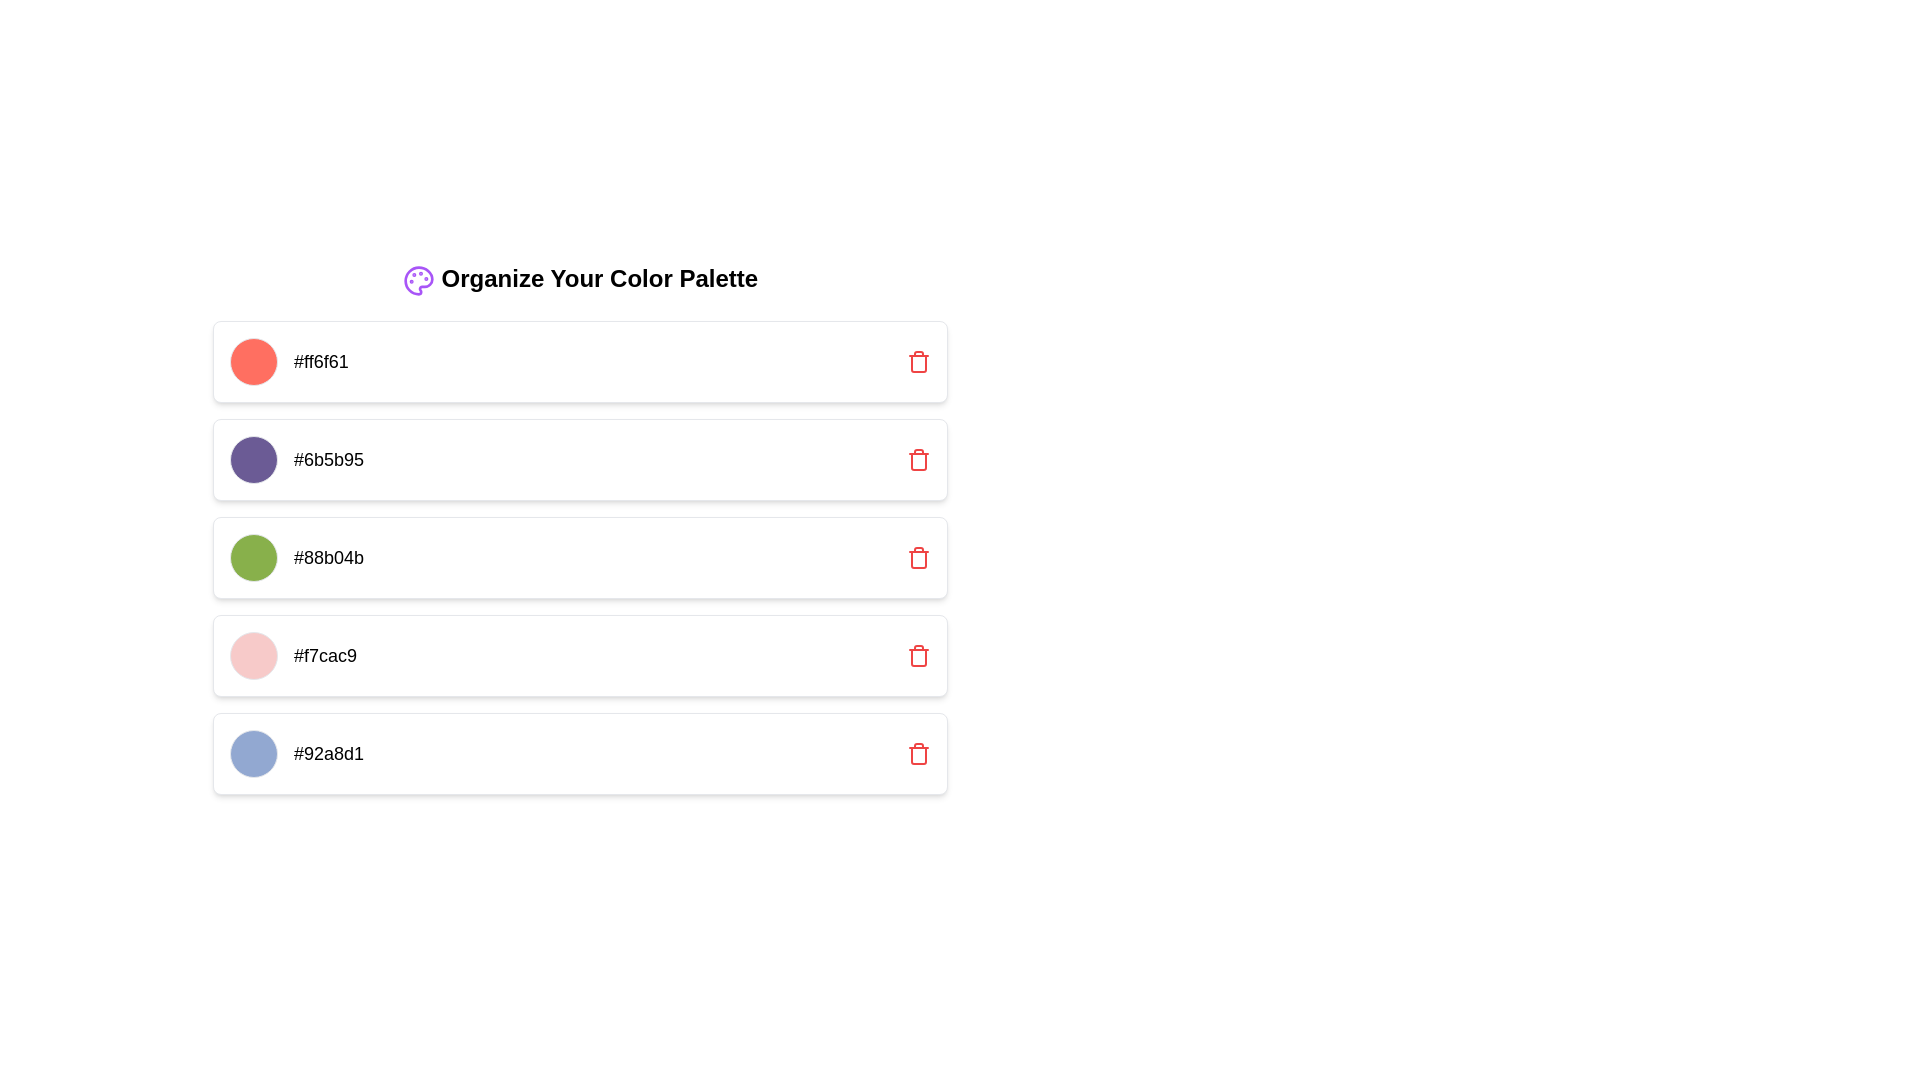  I want to click on the red trash icon located to the far right of the second item in the vertical list, so click(917, 459).